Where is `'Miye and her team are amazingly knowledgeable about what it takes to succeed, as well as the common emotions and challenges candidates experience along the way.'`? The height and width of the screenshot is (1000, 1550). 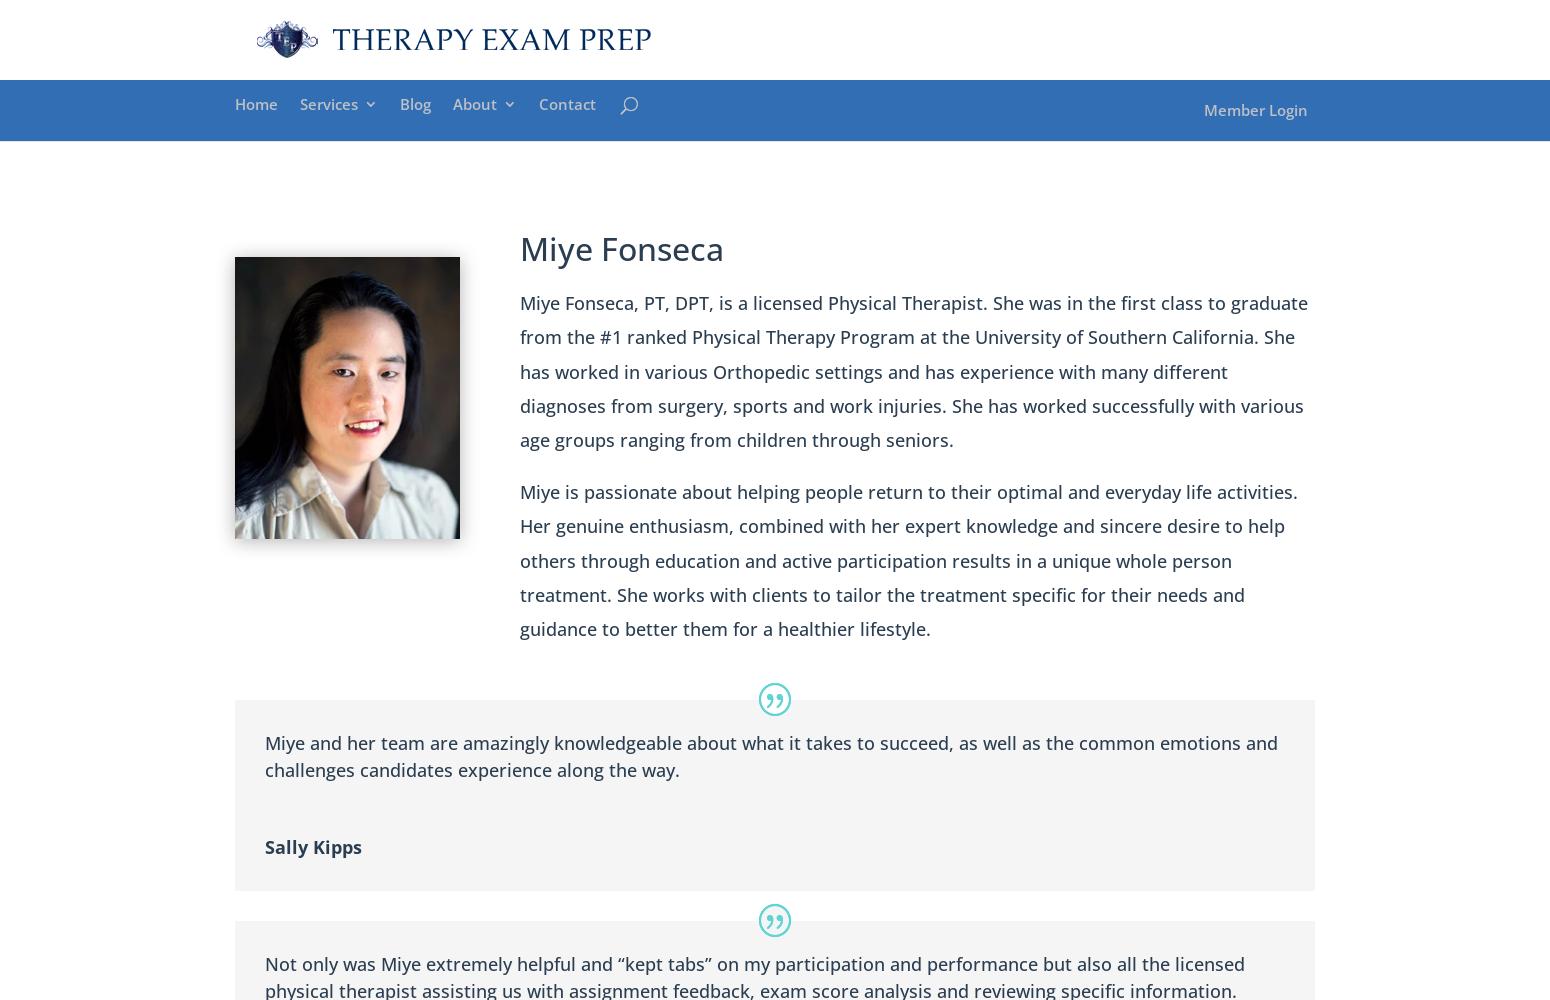
'Miye and her team are amazingly knowledgeable about what it takes to succeed, as well as the common emotions and challenges candidates experience along the way.' is located at coordinates (771, 756).